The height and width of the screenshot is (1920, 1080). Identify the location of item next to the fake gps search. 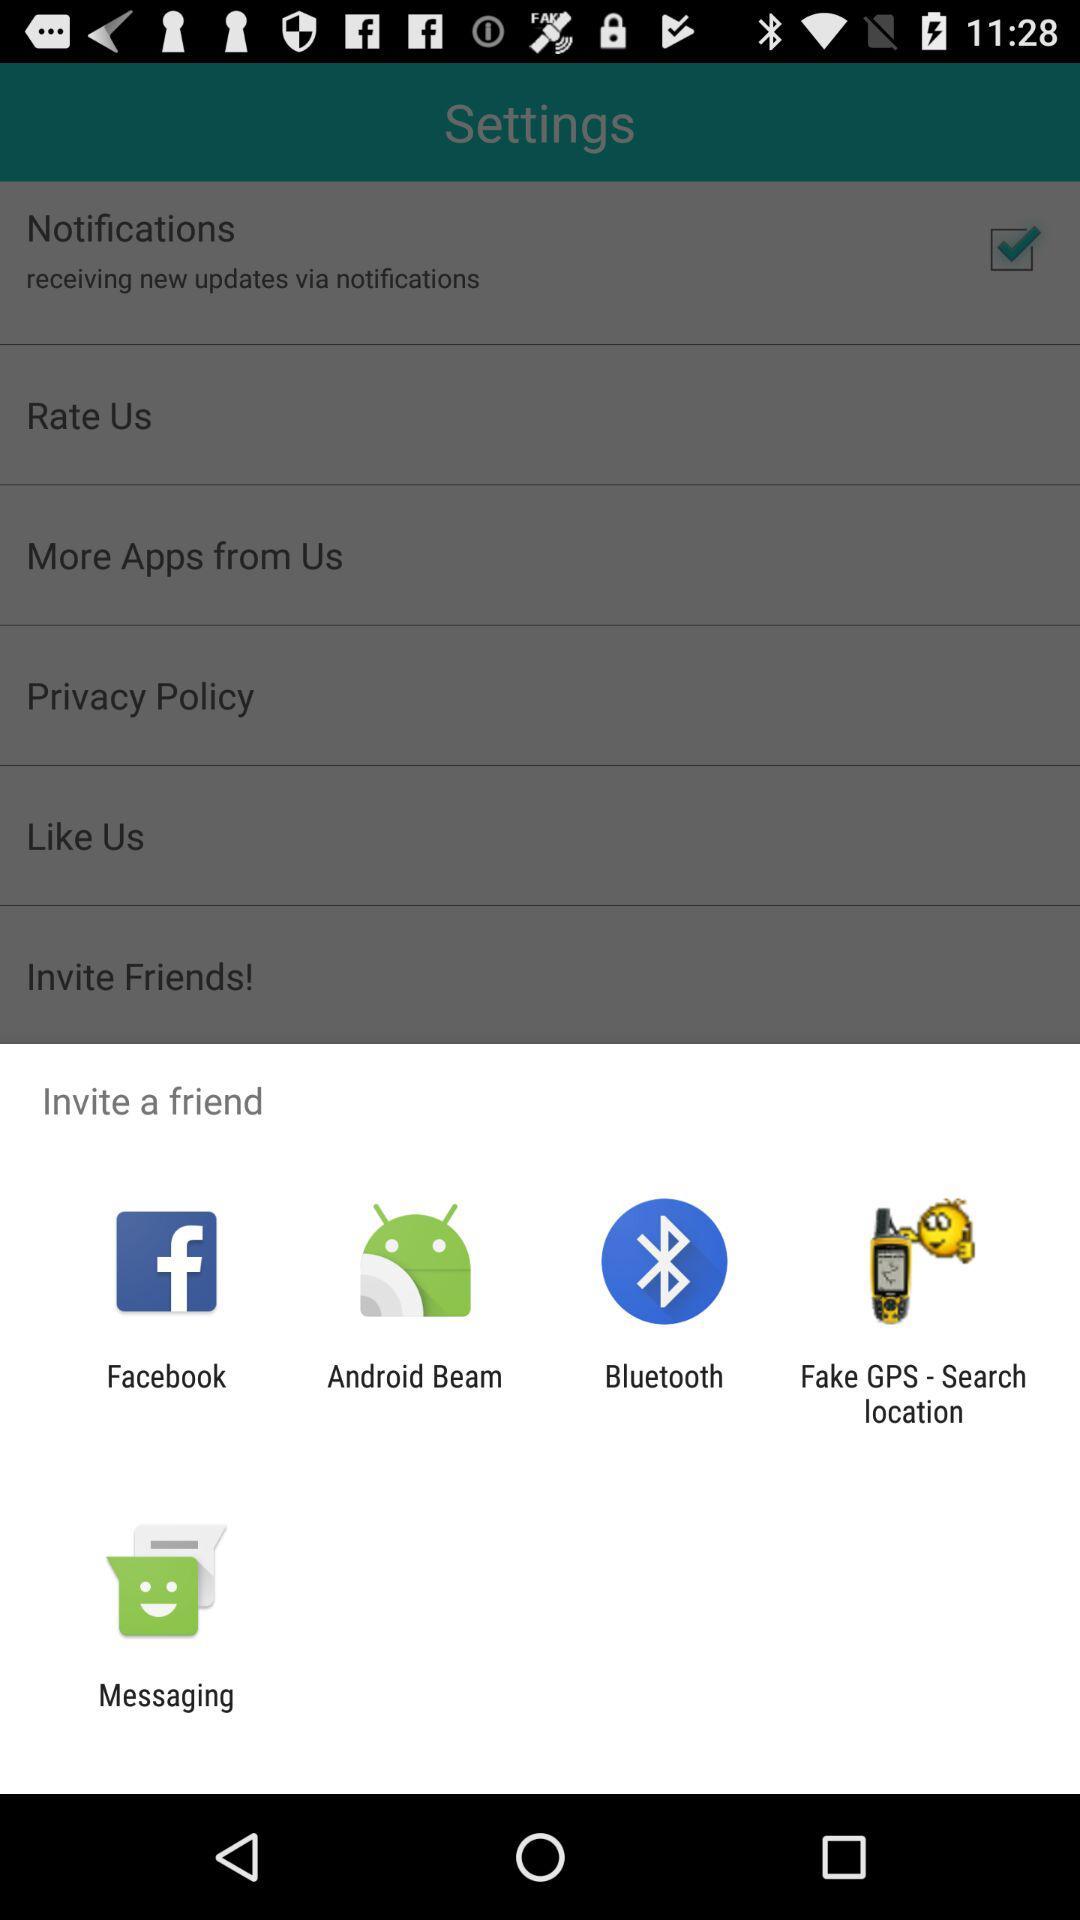
(664, 1392).